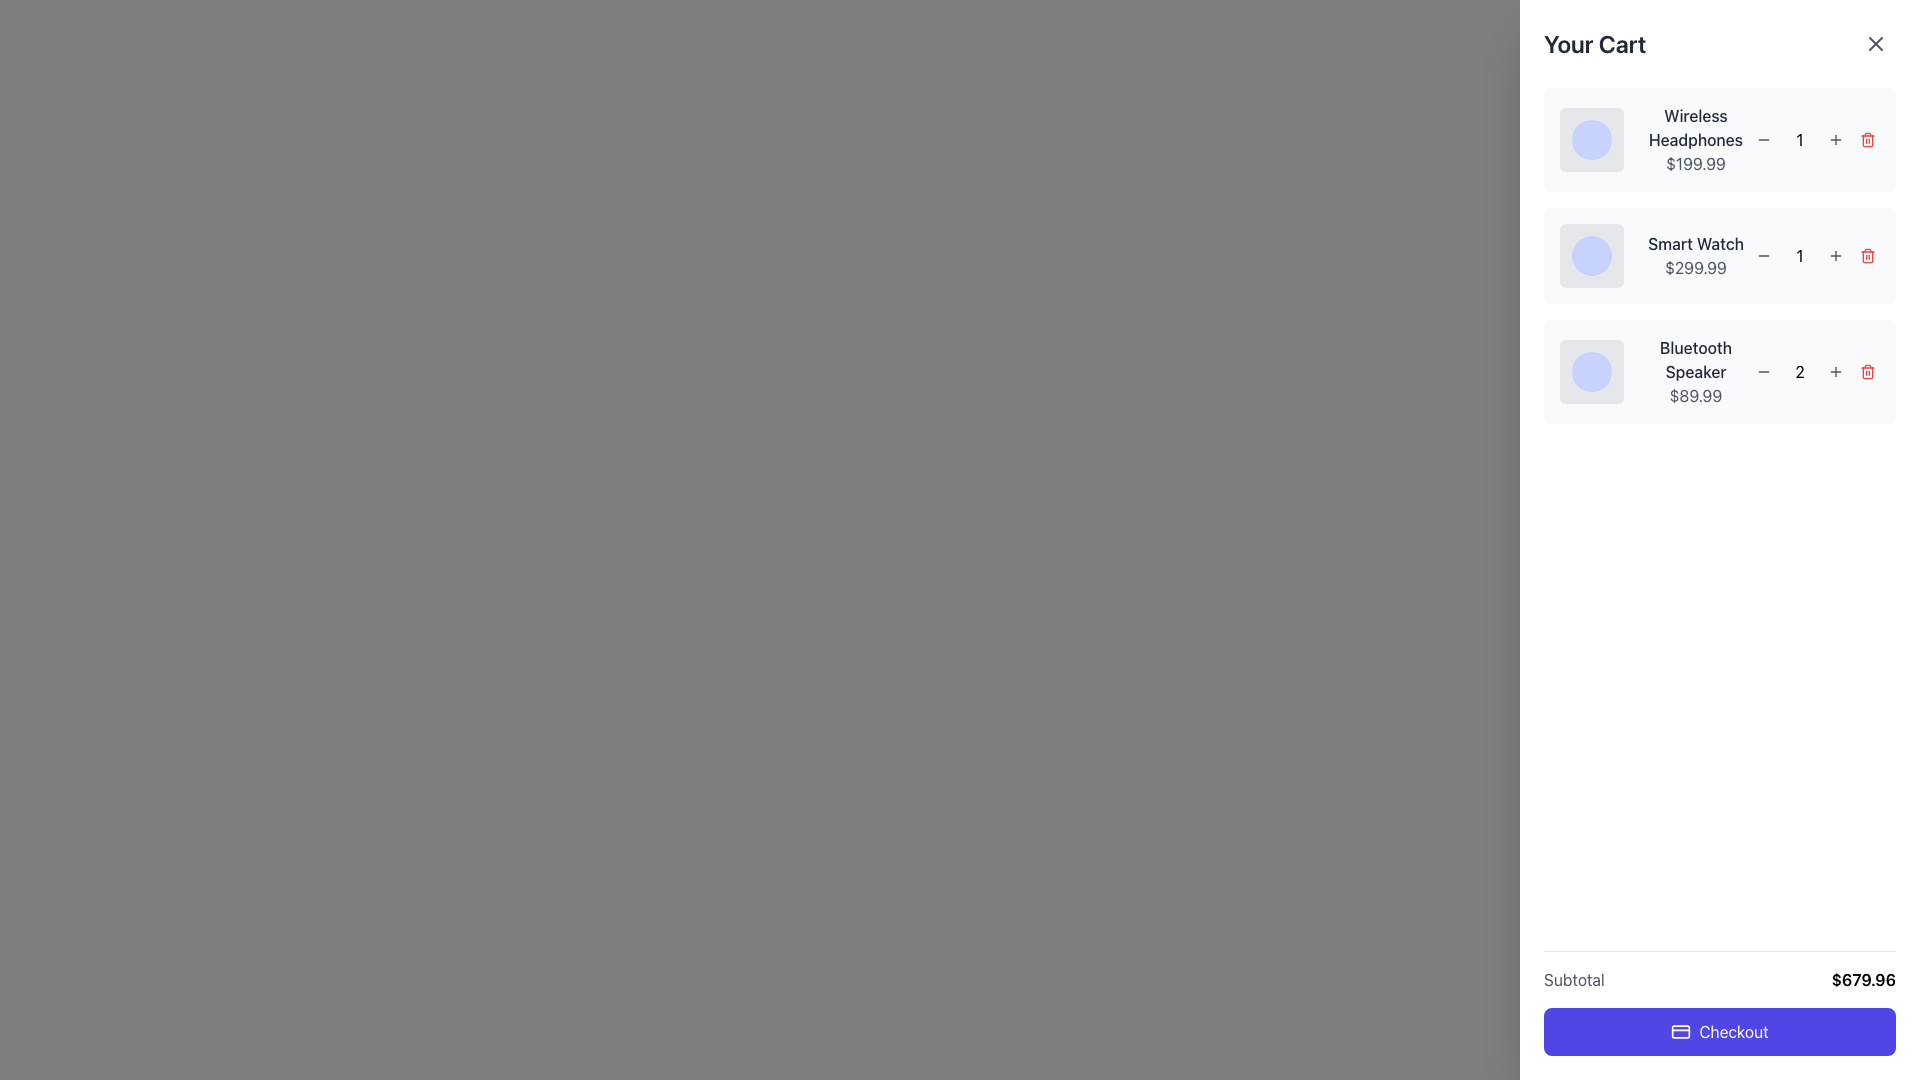  Describe the element at coordinates (1875, 43) in the screenshot. I see `the Close button icon (gray 'x' mark) located in the upper-right corner of the cart side panel` at that location.